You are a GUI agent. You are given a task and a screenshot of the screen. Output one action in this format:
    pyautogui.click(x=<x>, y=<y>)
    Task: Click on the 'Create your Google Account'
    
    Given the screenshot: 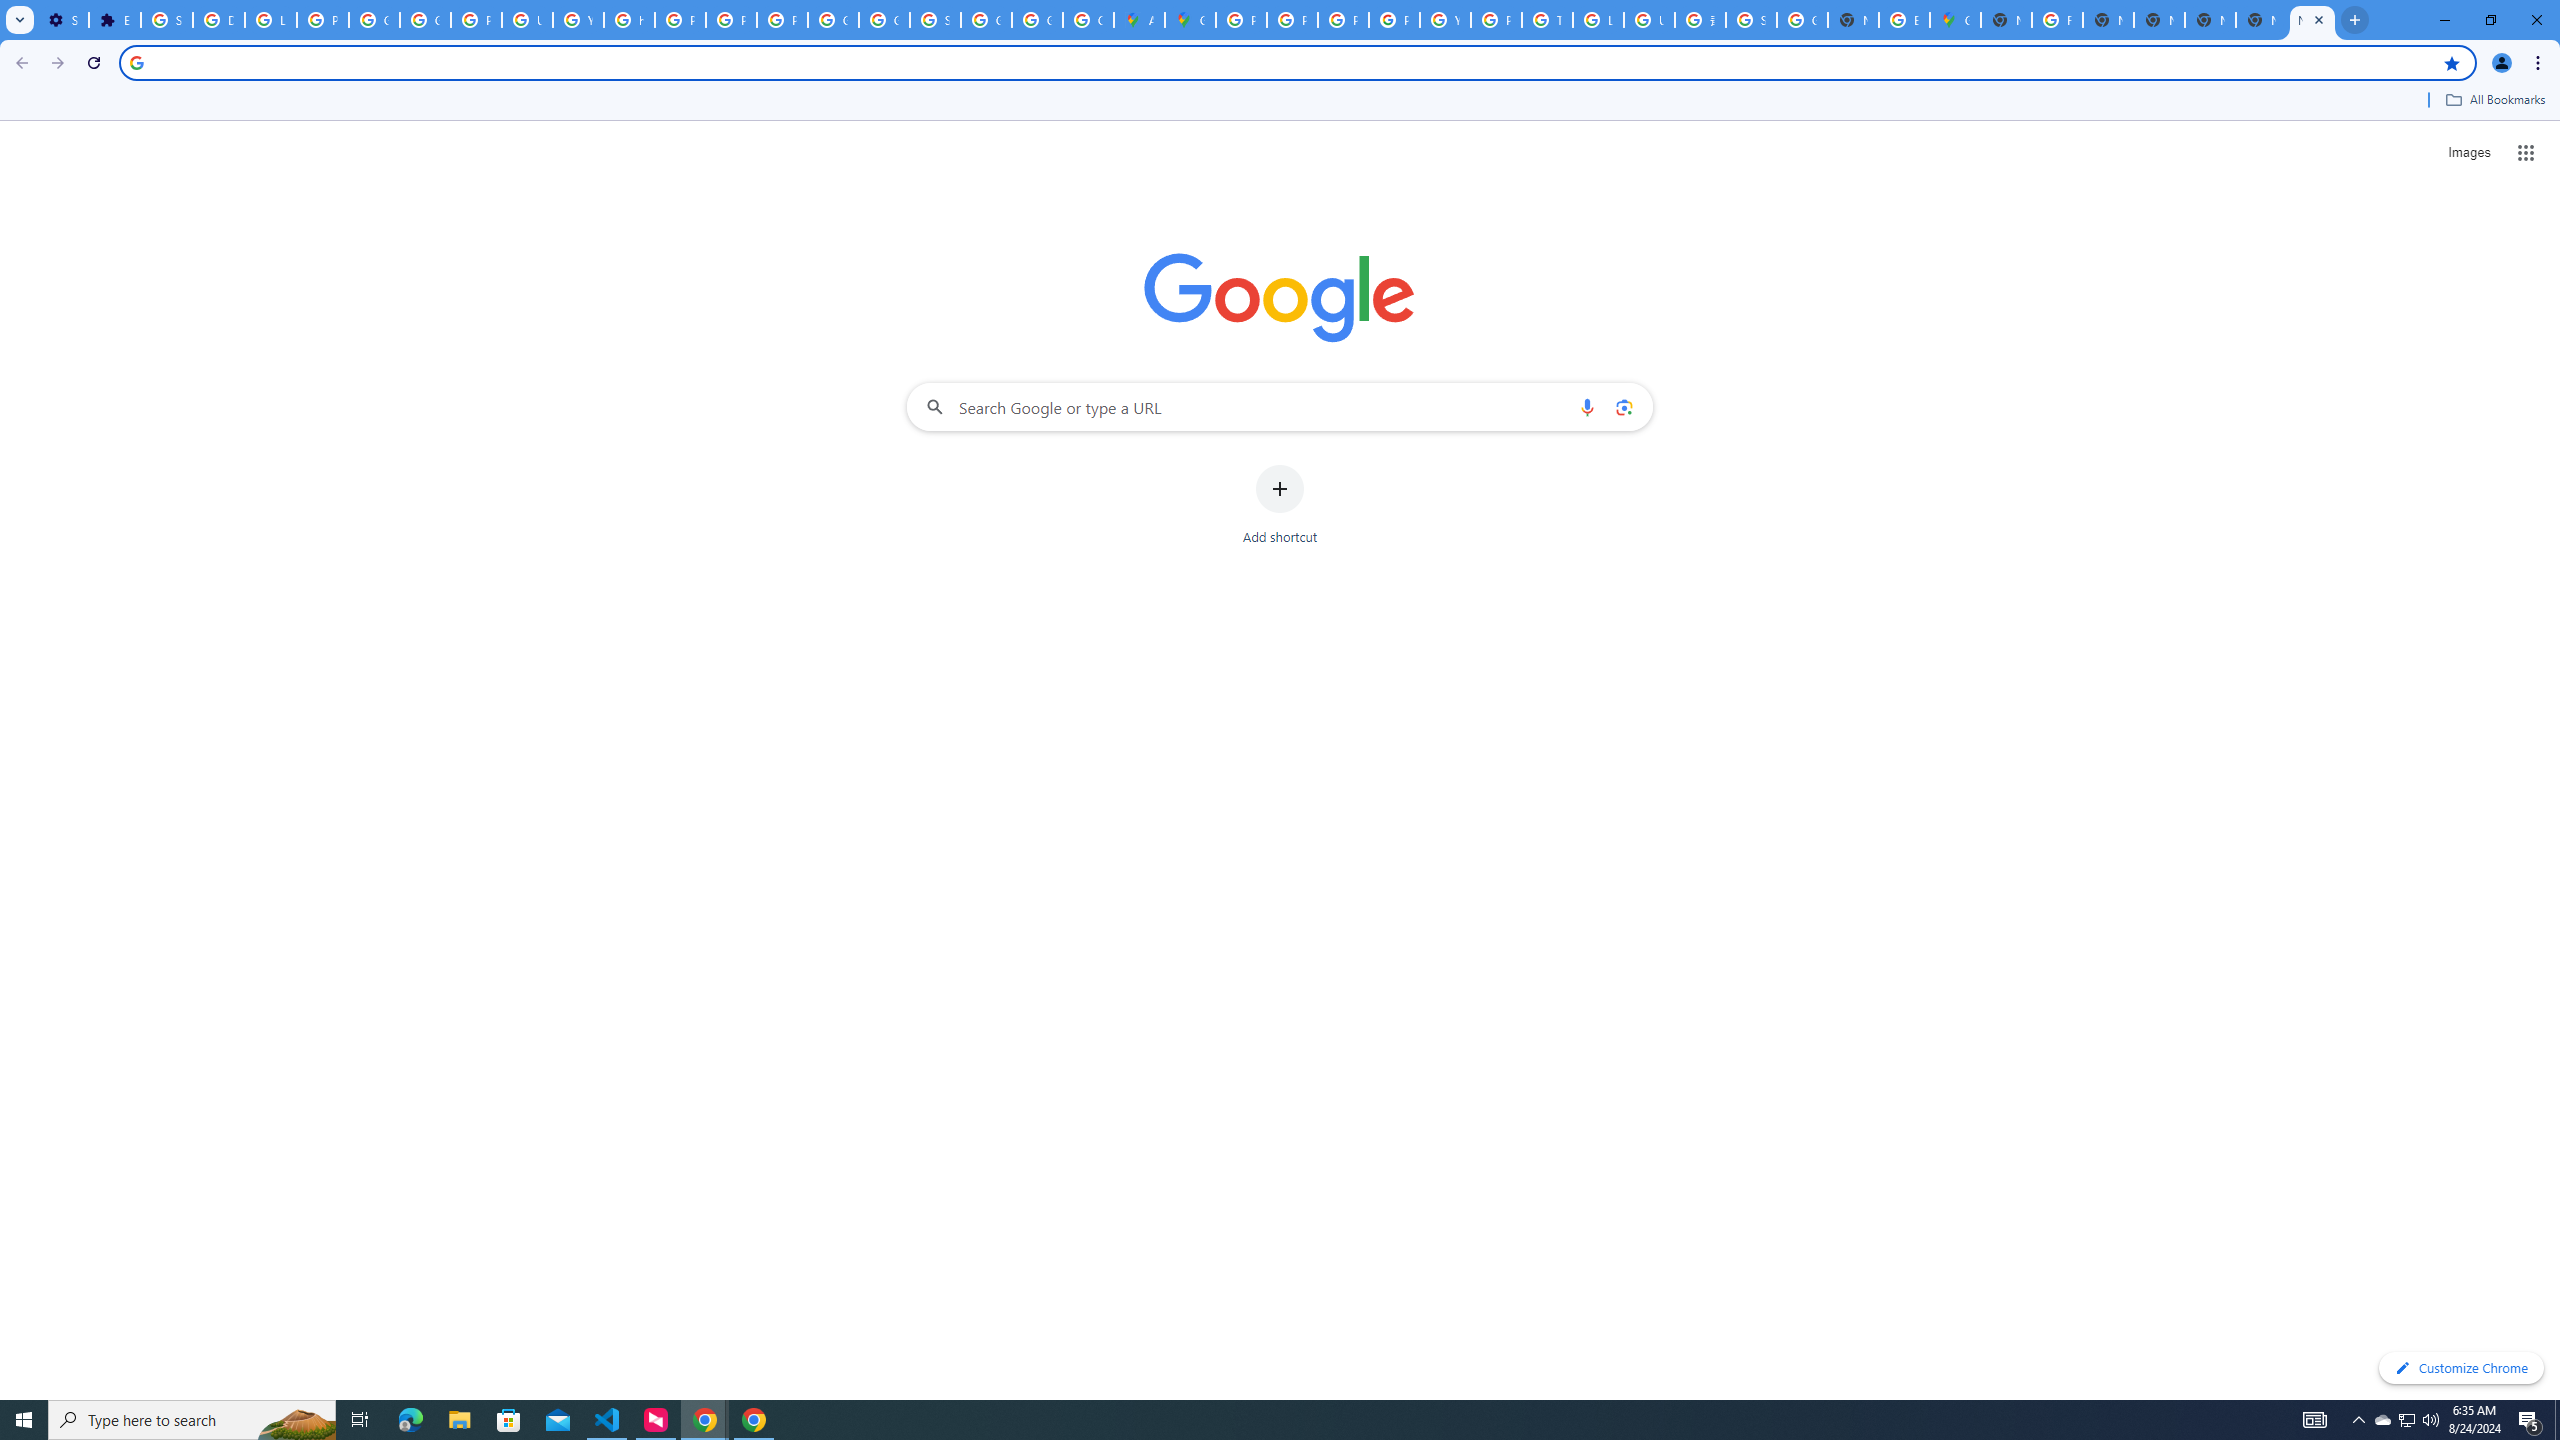 What is the action you would take?
    pyautogui.click(x=1088, y=19)
    